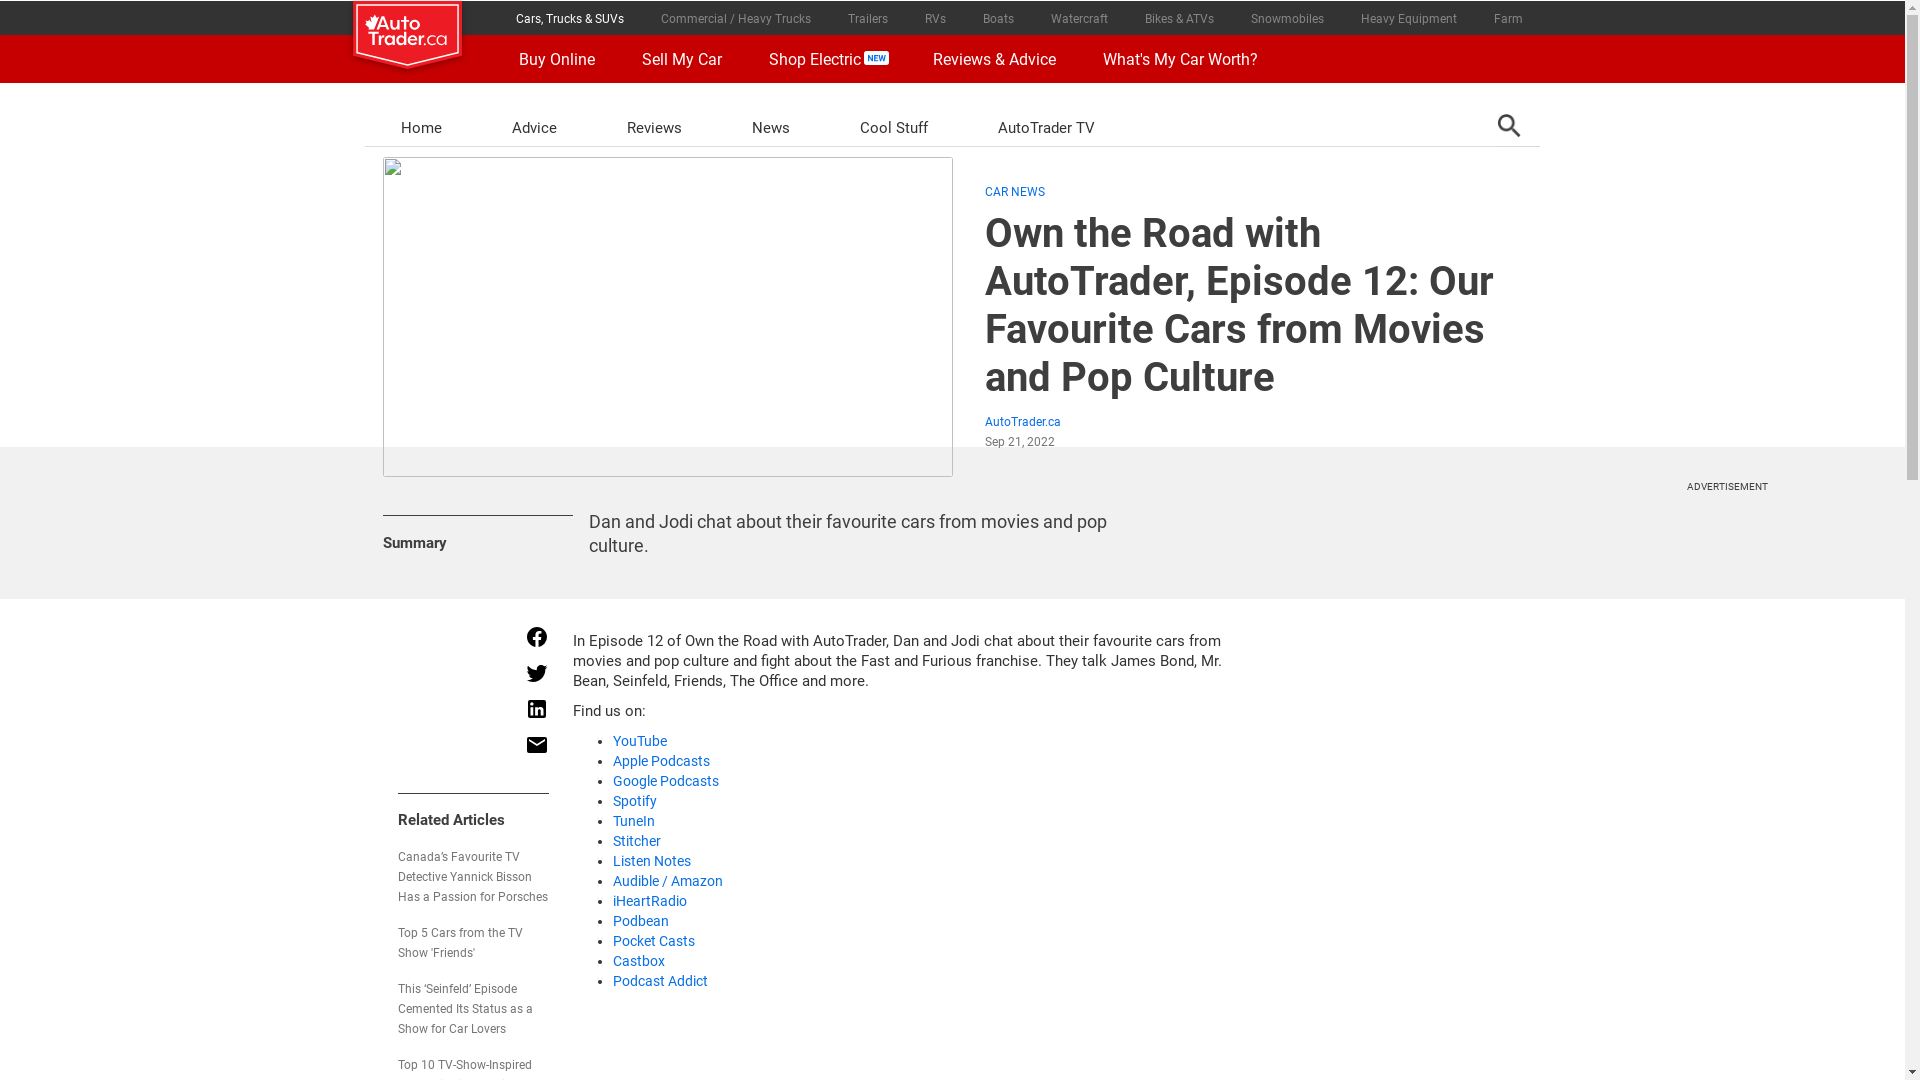 The width and height of the screenshot is (1920, 1080). What do you see at coordinates (610, 760) in the screenshot?
I see `'Apple Podcasts'` at bounding box center [610, 760].